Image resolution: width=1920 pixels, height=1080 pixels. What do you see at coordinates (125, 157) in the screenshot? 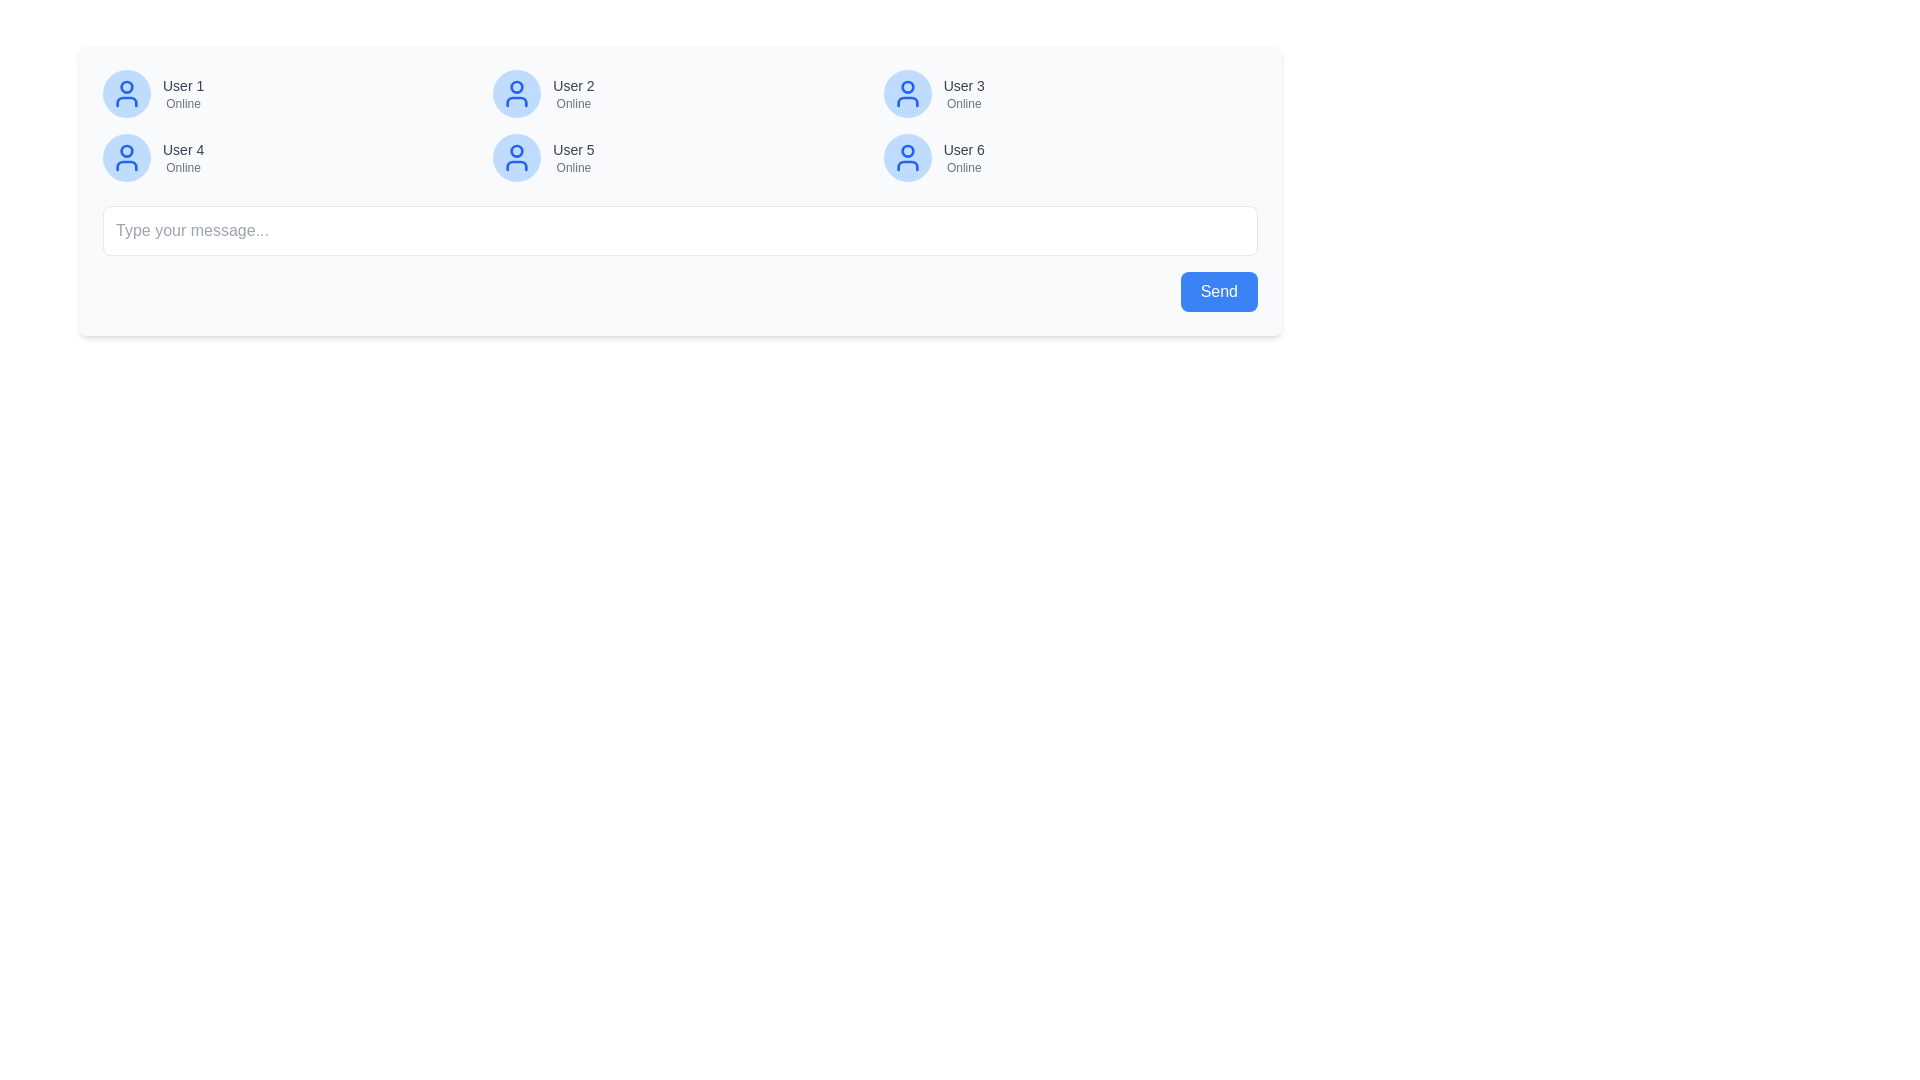
I see `the user profile icon located directly above the 'User 4' text in the user list, which is the second user icon in the leftmost column` at bounding box center [125, 157].